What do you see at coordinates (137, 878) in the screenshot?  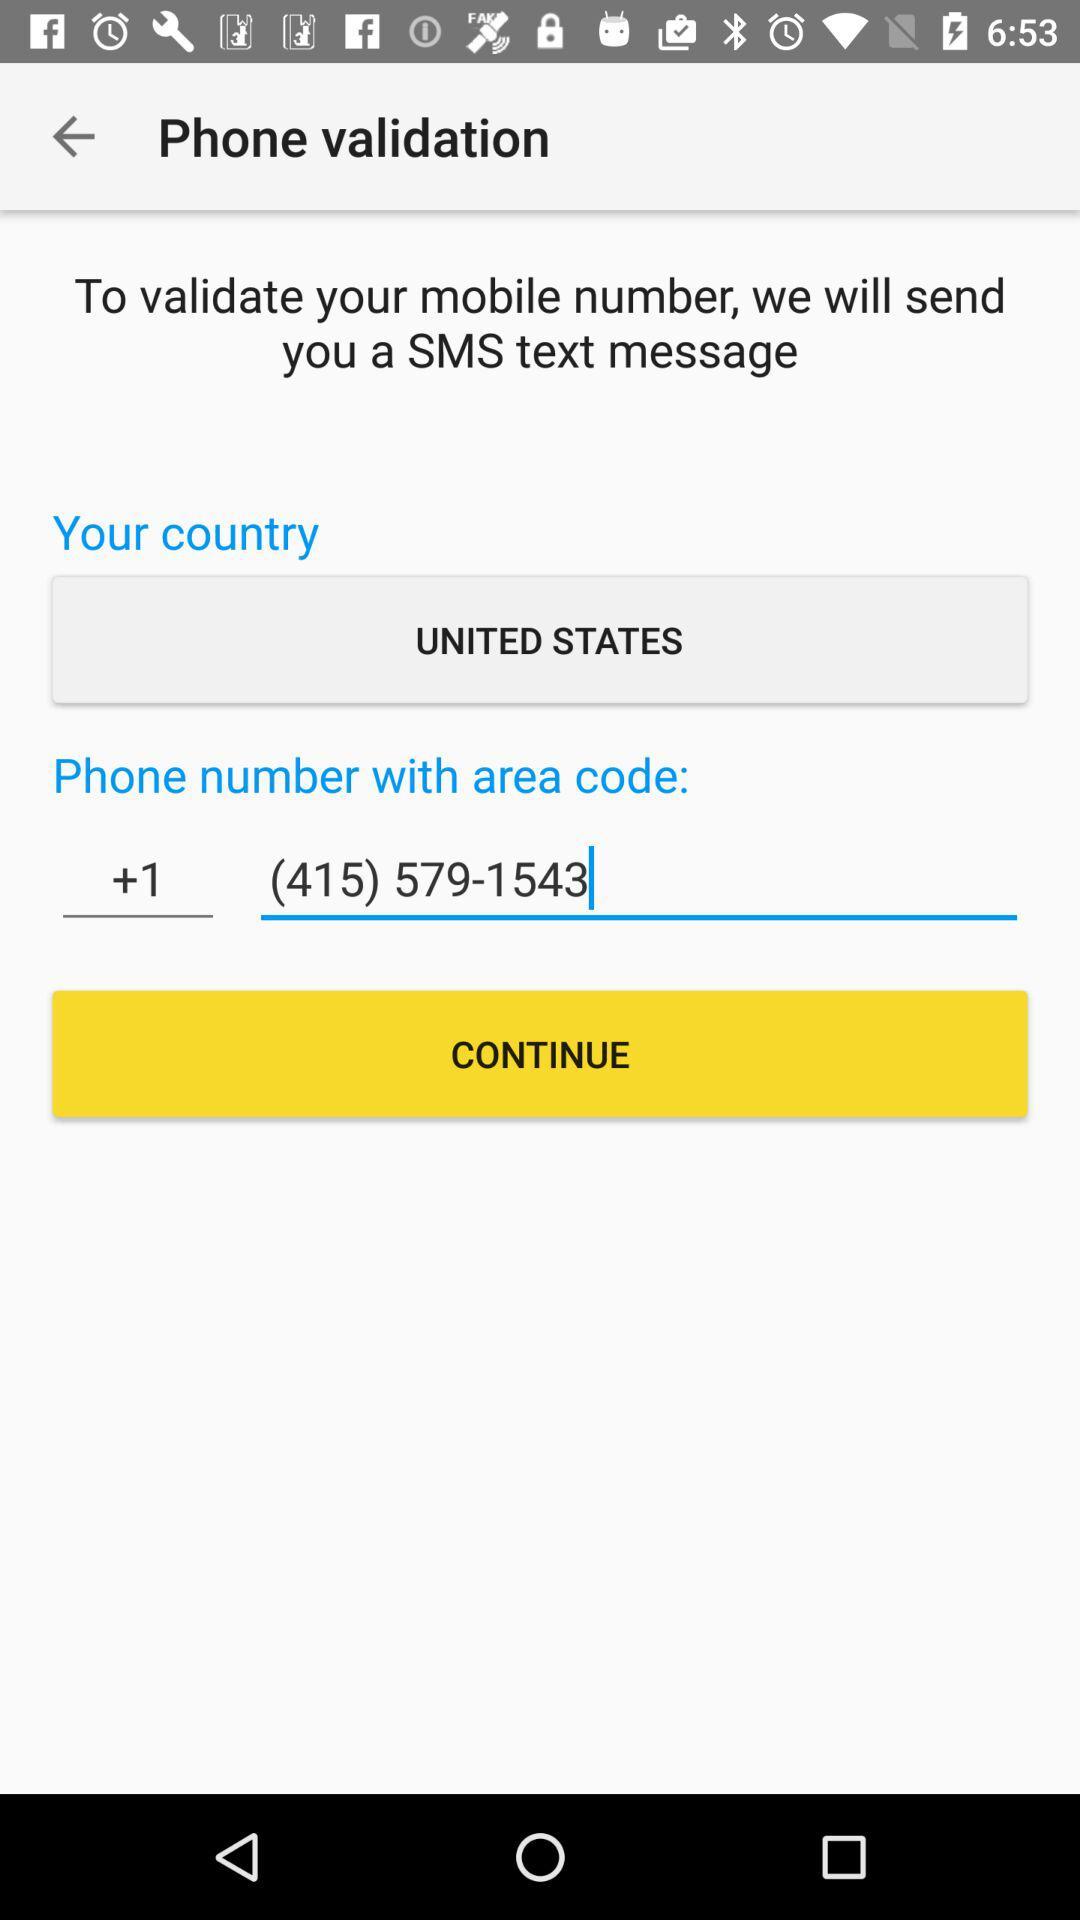 I see `icon below the phone number with icon` at bounding box center [137, 878].